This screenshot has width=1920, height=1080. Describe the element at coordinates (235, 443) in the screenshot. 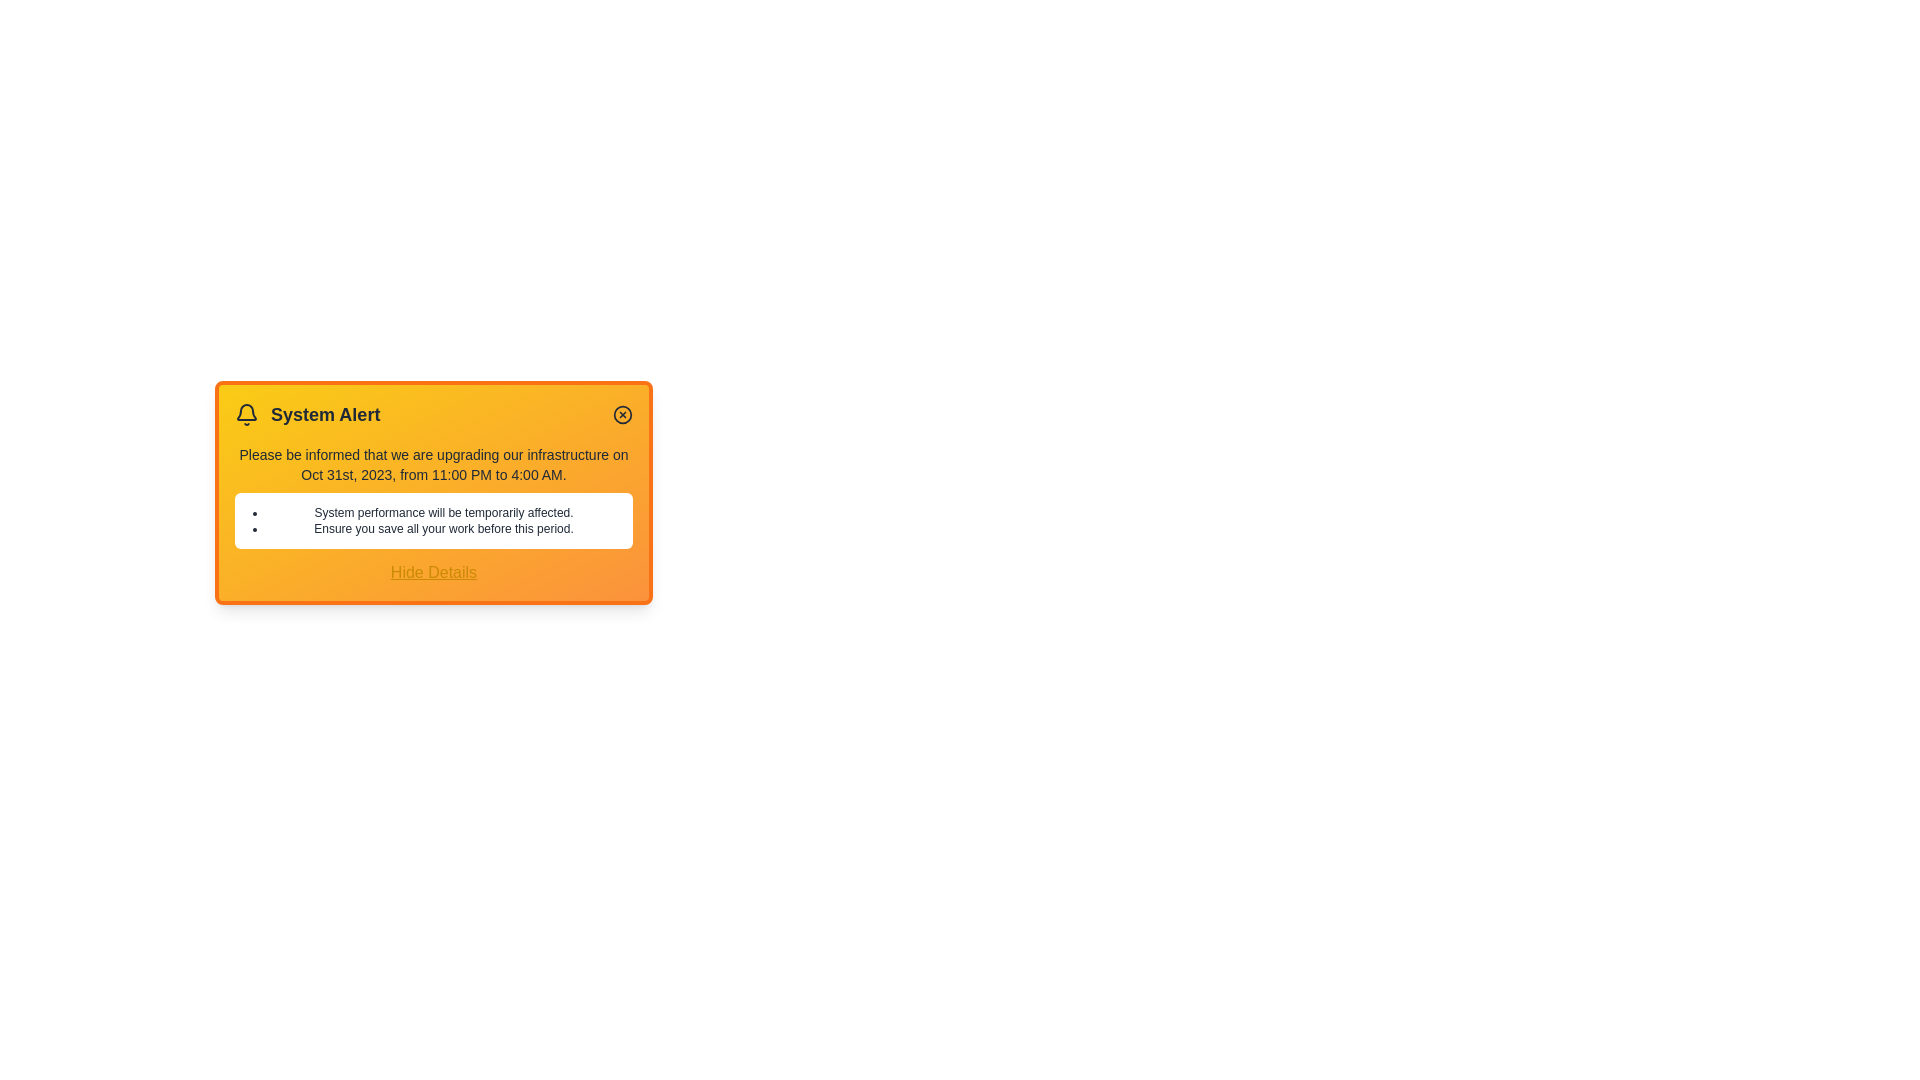

I see `the text in the alert message area` at that location.